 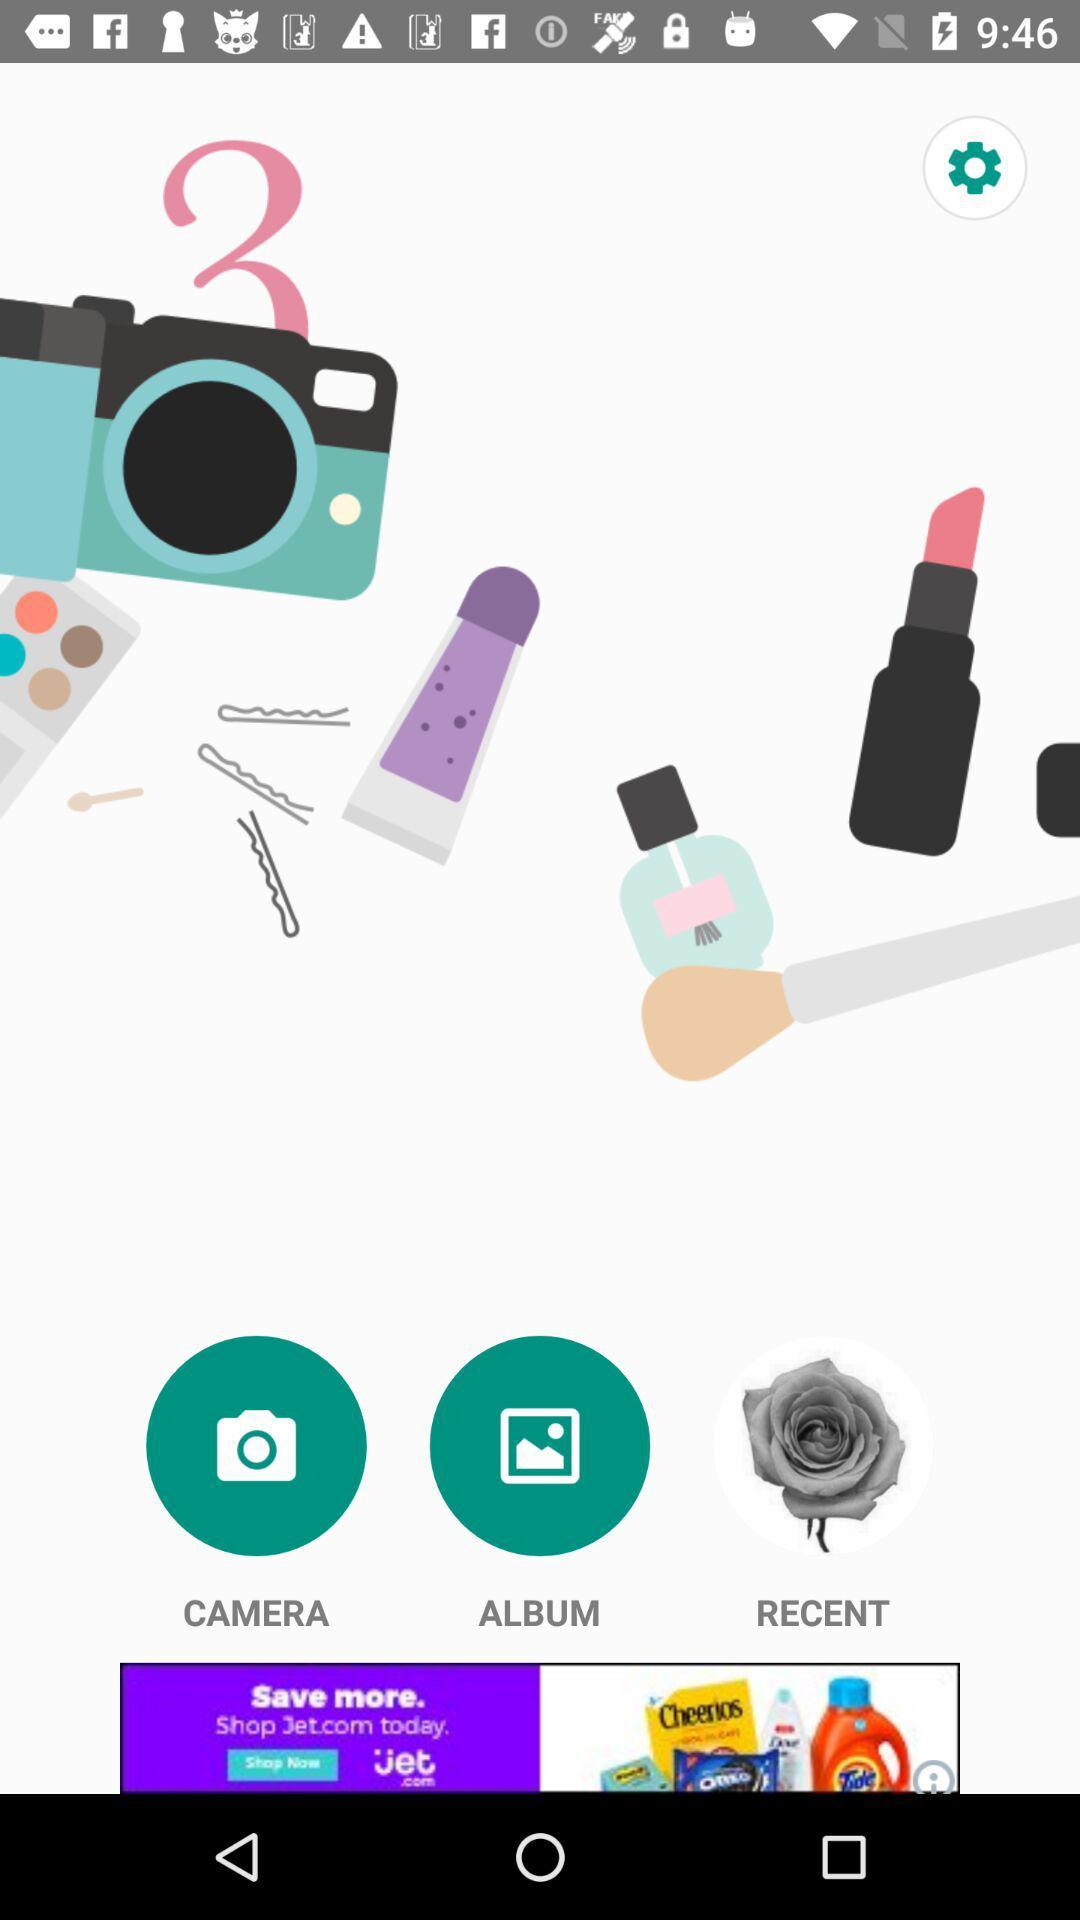 I want to click on setting, so click(x=974, y=168).